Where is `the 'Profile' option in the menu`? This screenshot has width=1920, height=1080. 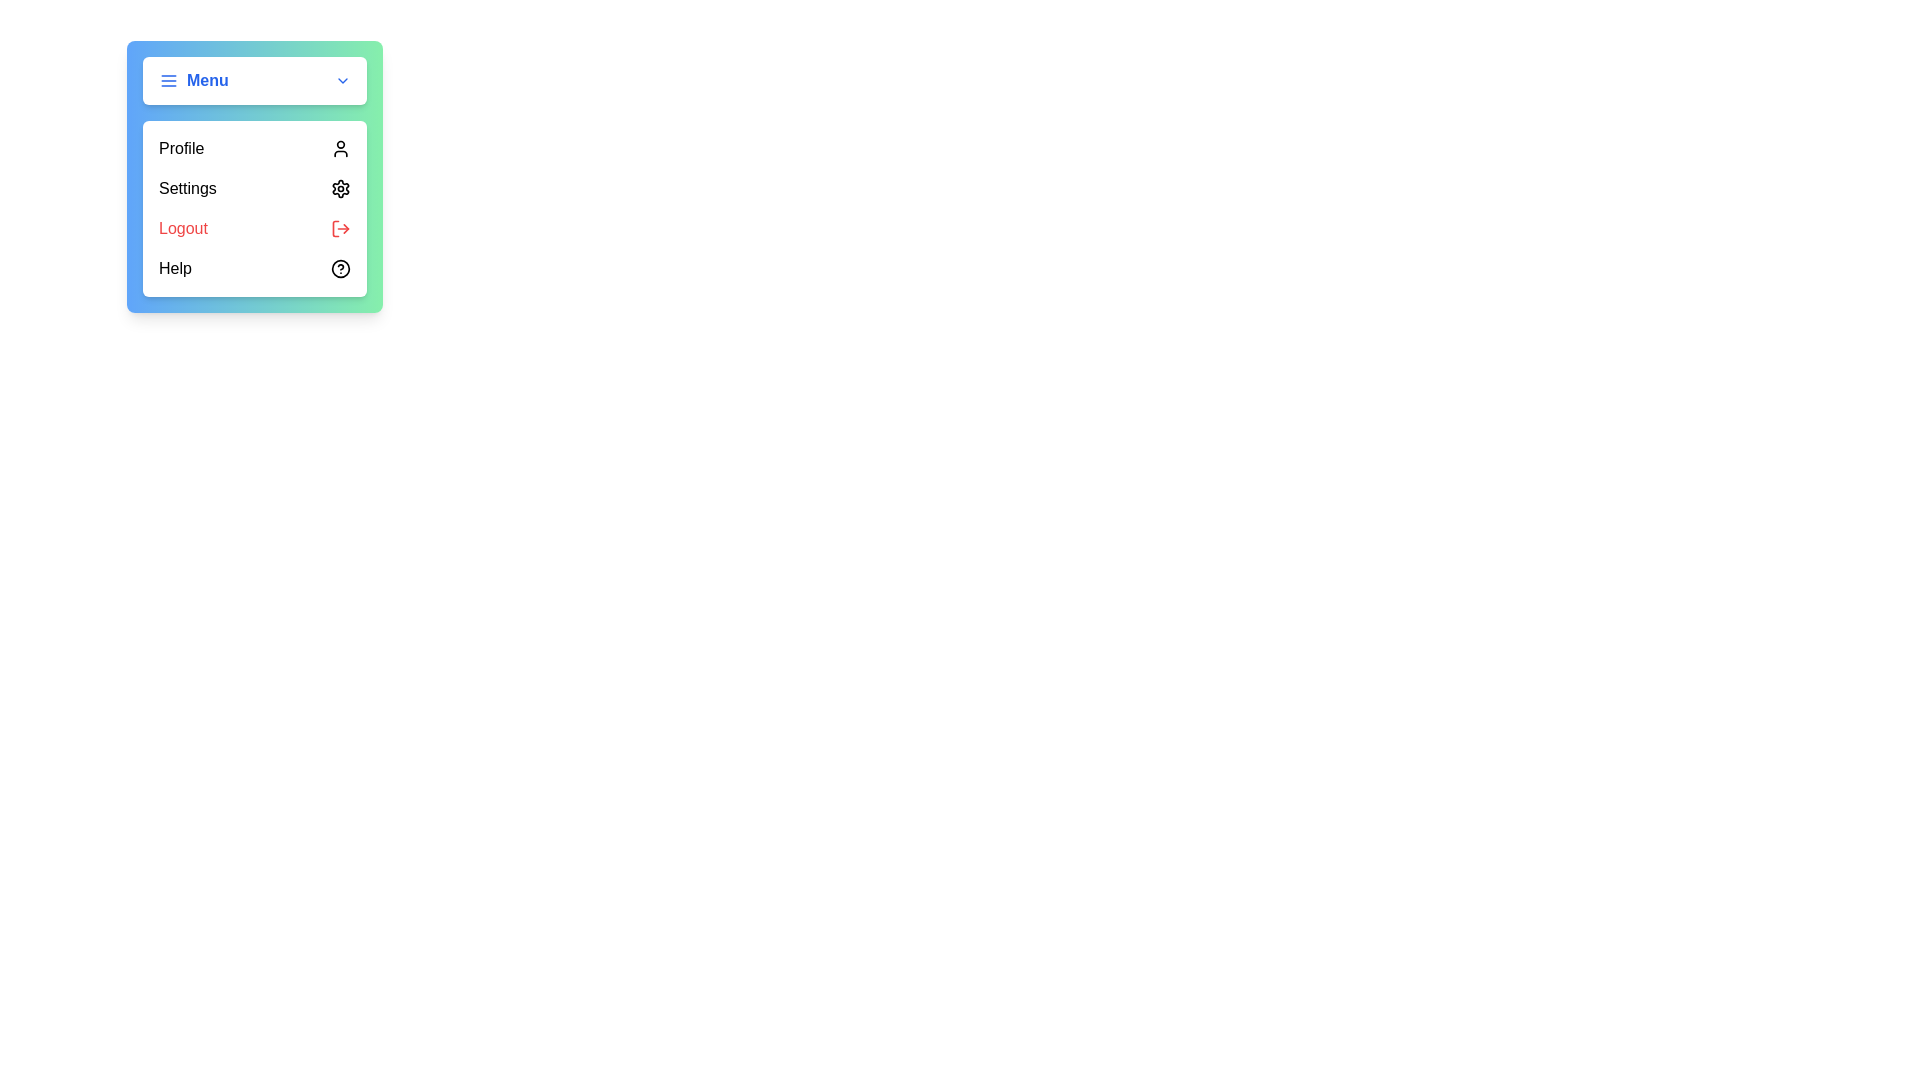
the 'Profile' option in the menu is located at coordinates (253, 148).